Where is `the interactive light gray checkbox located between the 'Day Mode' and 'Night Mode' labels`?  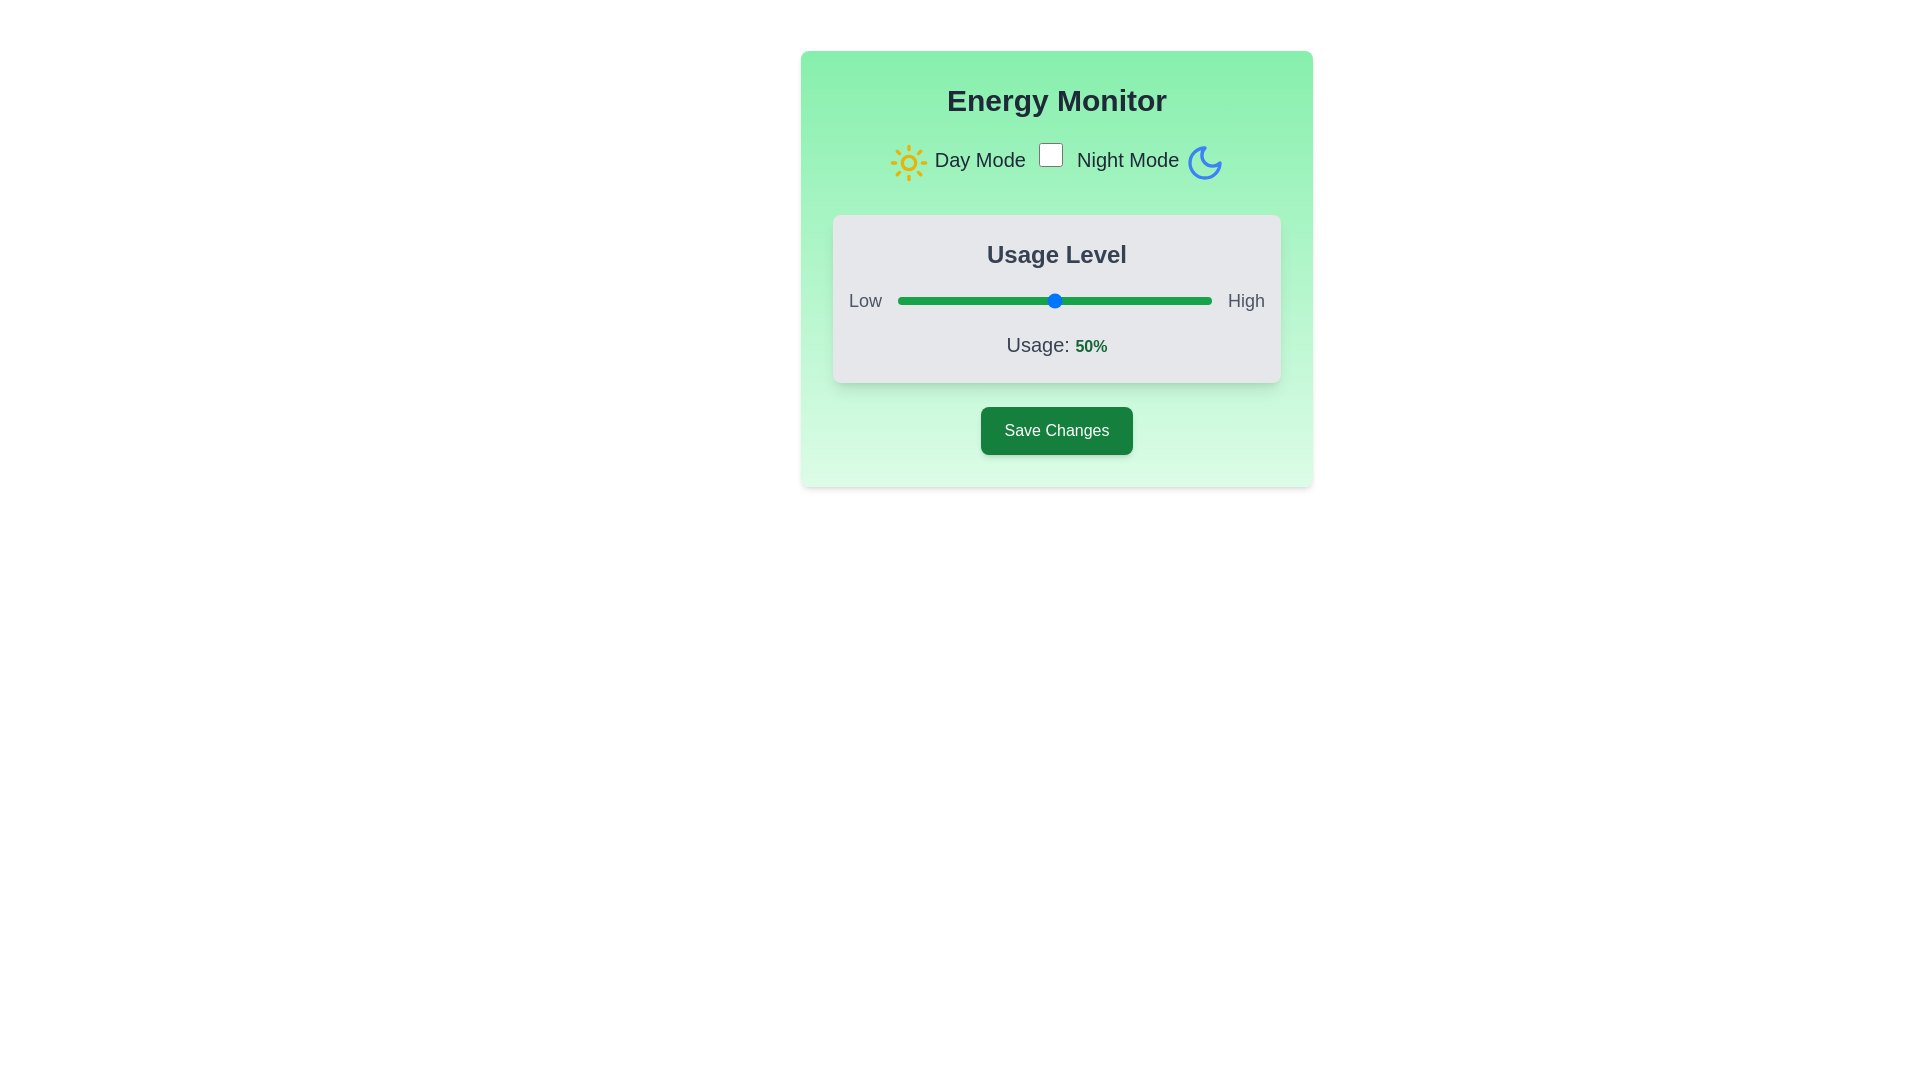 the interactive light gray checkbox located between the 'Day Mode' and 'Night Mode' labels is located at coordinates (1050, 154).